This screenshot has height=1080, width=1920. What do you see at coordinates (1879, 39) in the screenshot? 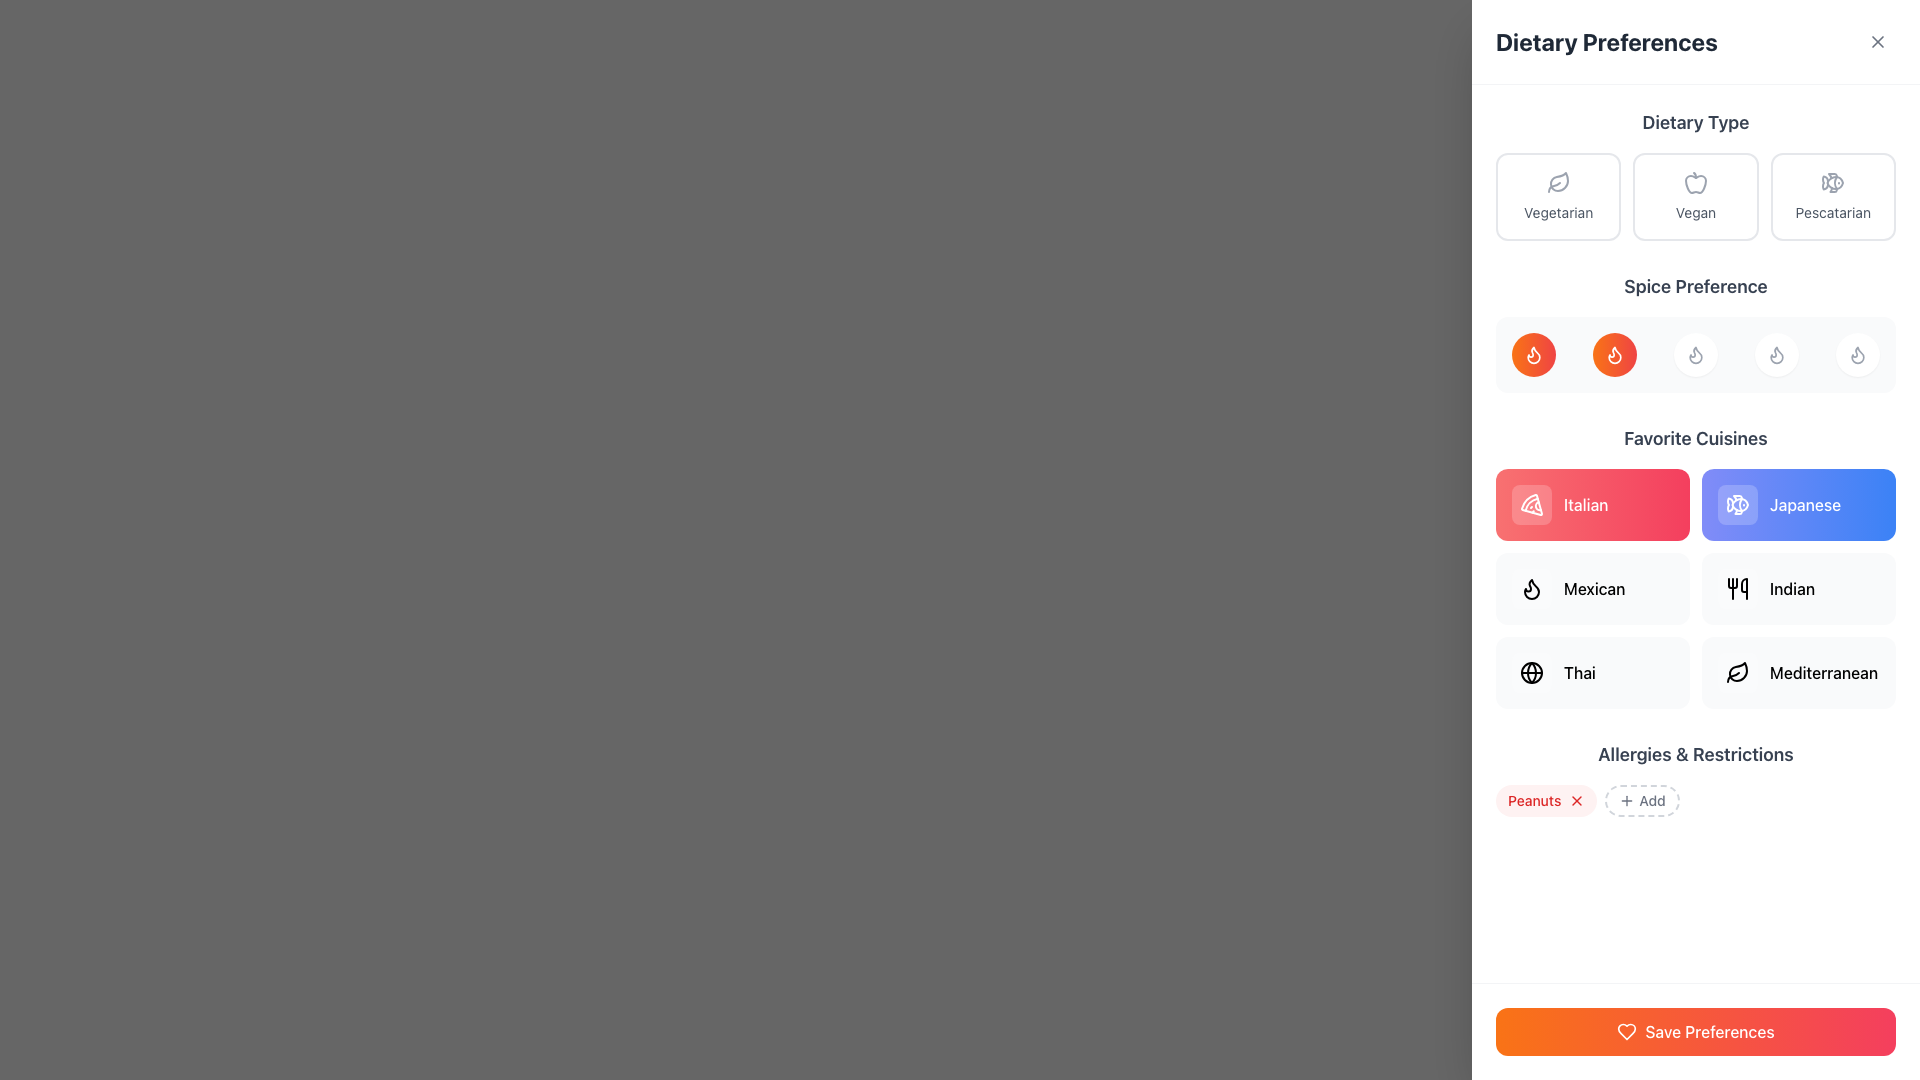
I see `the utensils icon located in the circular button at the top-right corner of the interface, which is adjacent to the title 'Dietary Preferences'` at bounding box center [1879, 39].